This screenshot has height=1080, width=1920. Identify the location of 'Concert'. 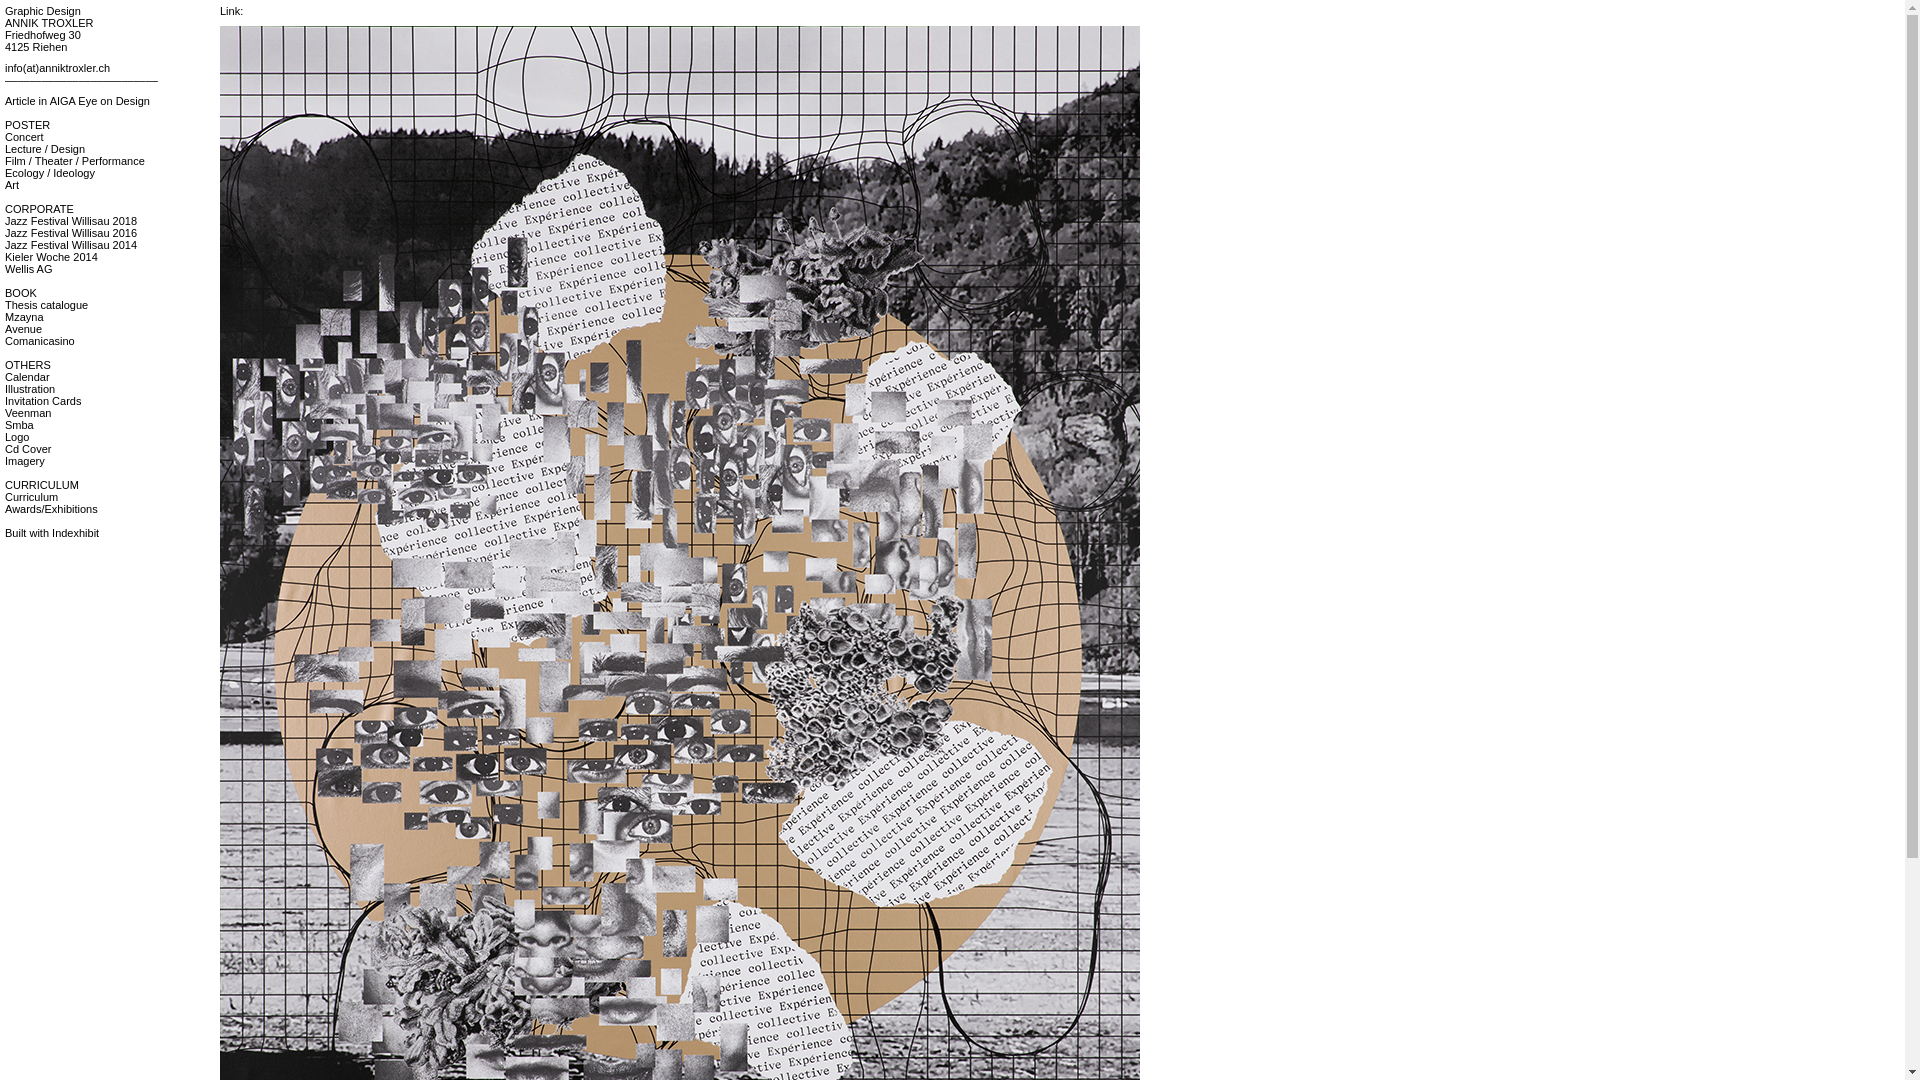
(24, 136).